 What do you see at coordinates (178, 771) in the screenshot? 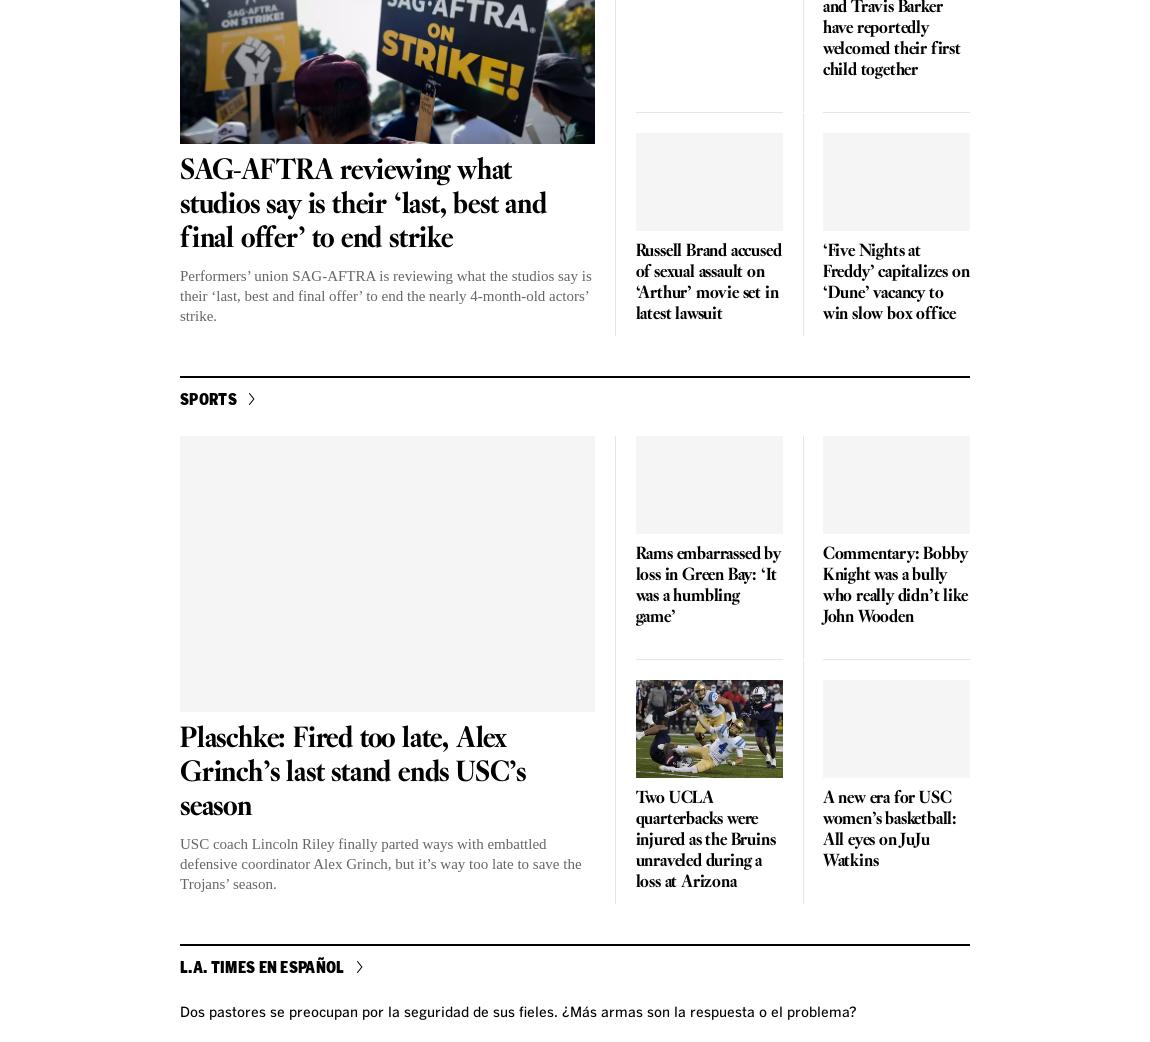
I see `'Plaschke: Fired too late, Alex Grinch’s last stand ends USC’s season'` at bounding box center [178, 771].